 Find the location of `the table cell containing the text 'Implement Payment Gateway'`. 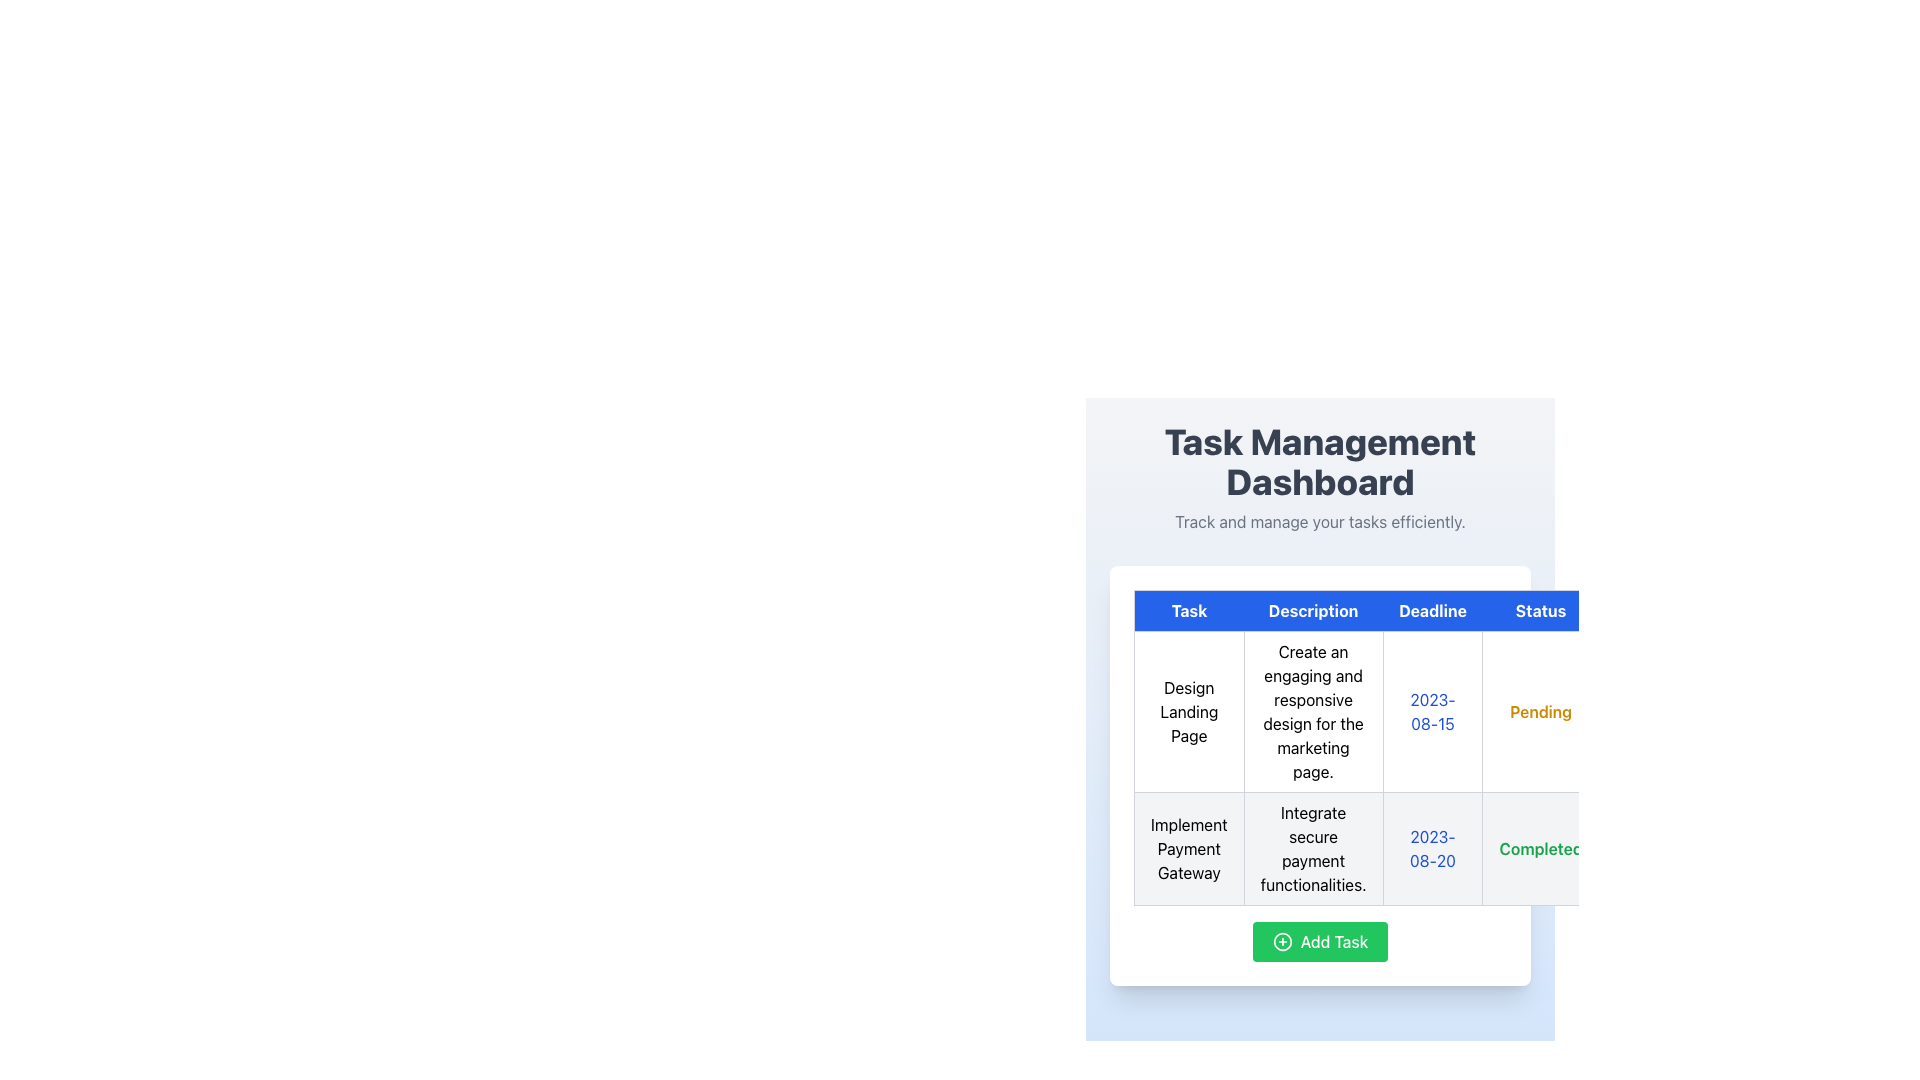

the table cell containing the text 'Implement Payment Gateway' is located at coordinates (1189, 848).